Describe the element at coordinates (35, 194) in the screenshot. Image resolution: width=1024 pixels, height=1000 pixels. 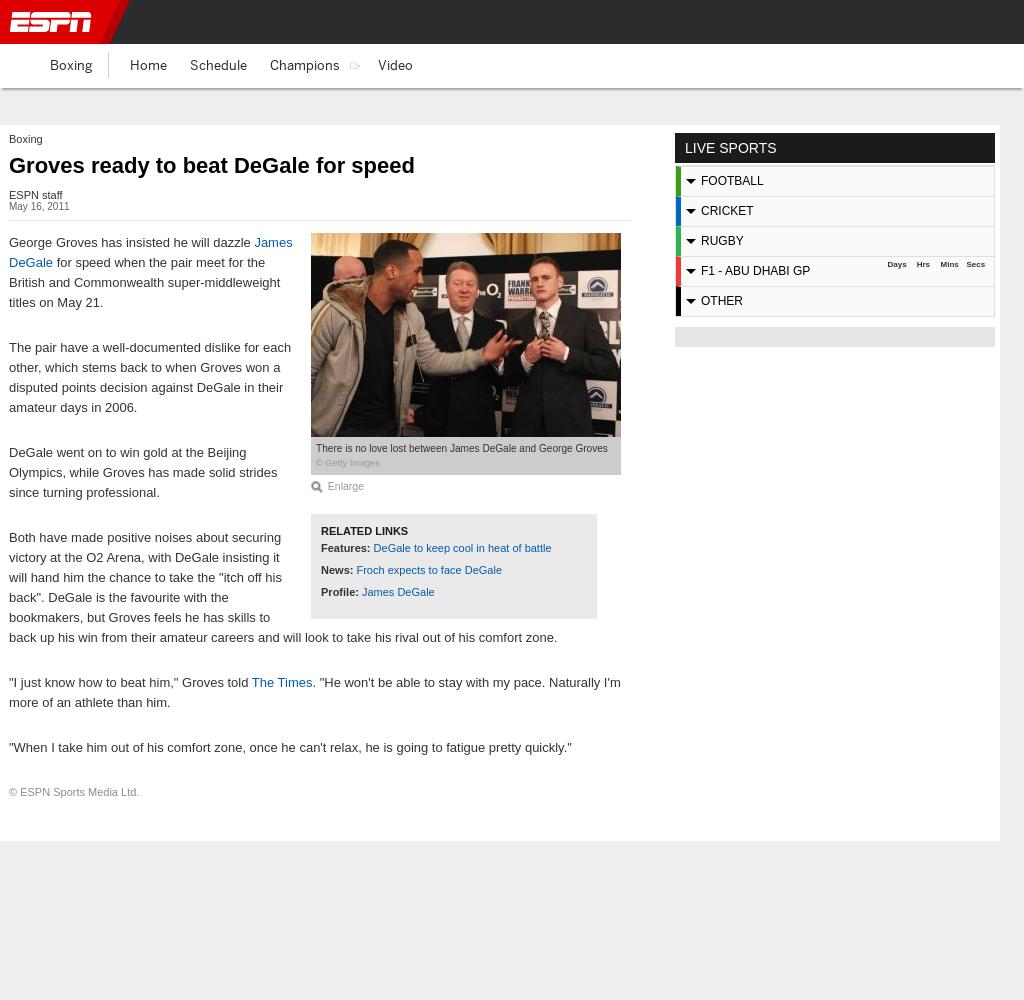
I see `'ESPN staff'` at that location.